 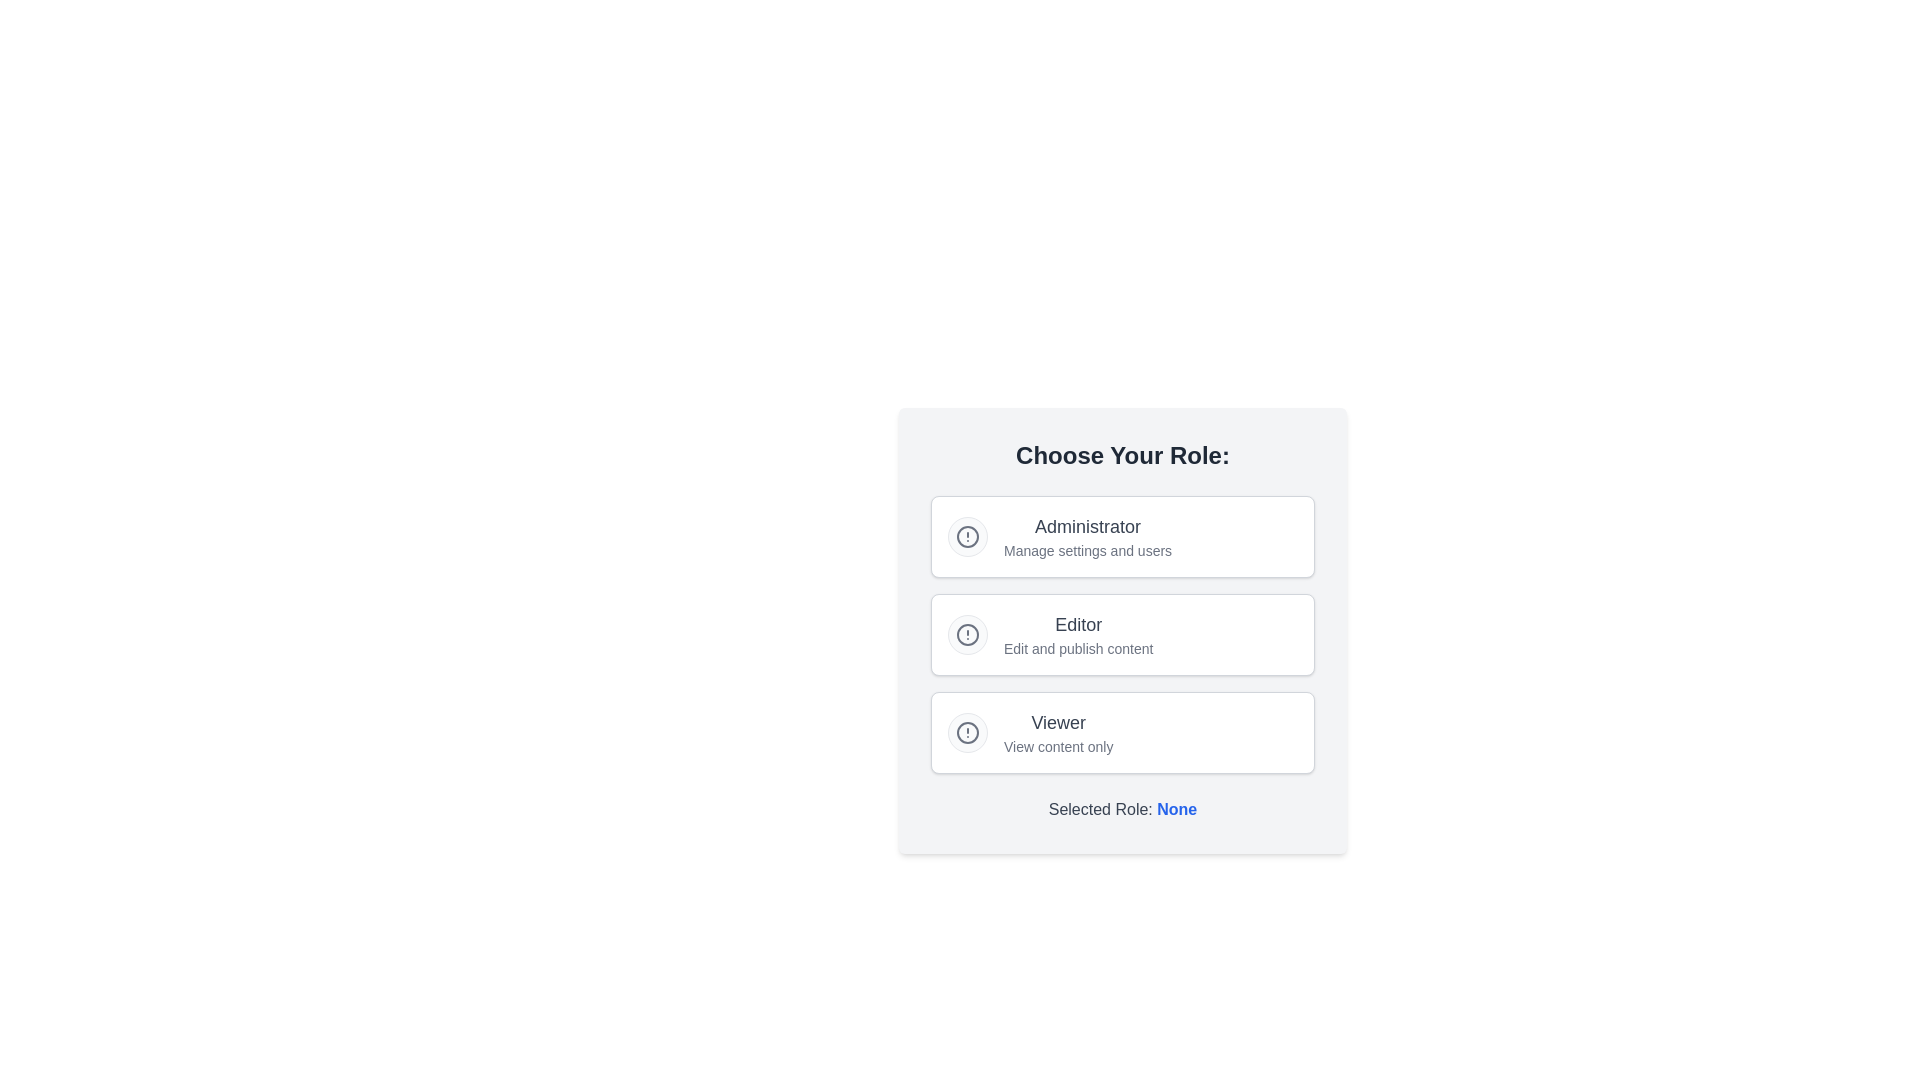 I want to click on the text label displaying 'Editor' in a large, bold, dark gray font, which is part of the role selection interface and positioned above the text 'Edit and publish content.', so click(x=1077, y=623).